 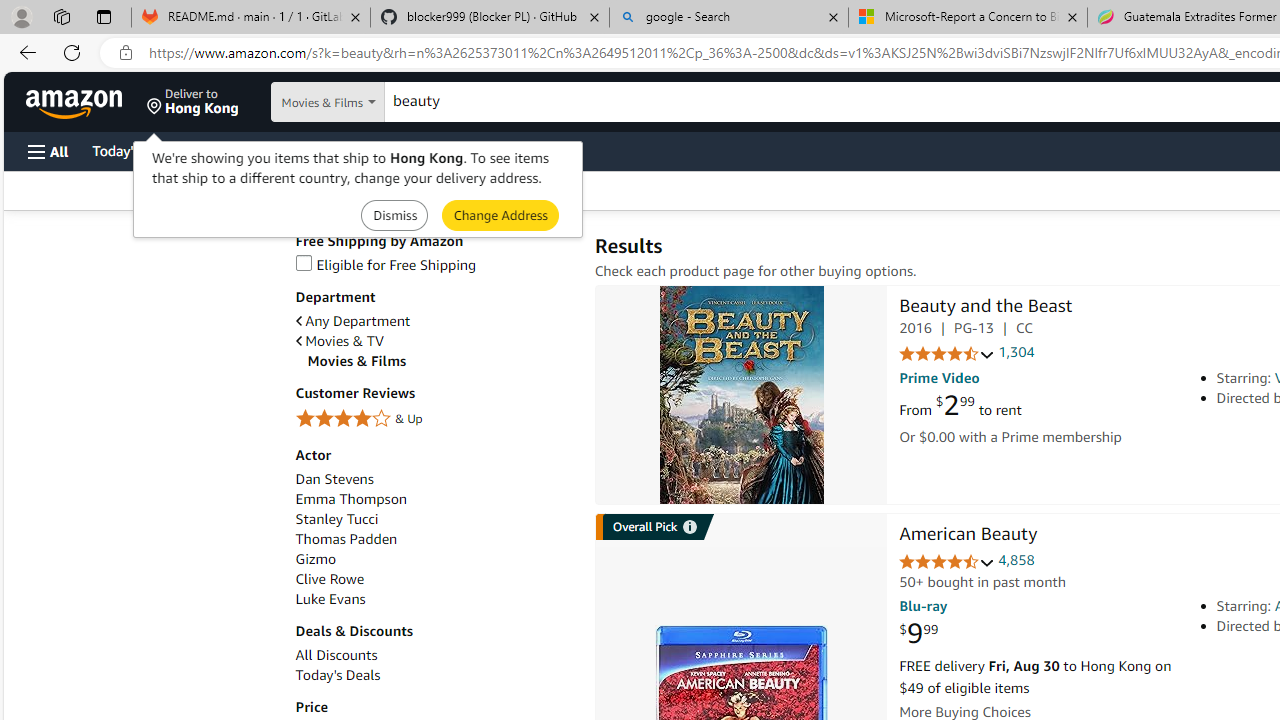 I want to click on '$9.99', so click(x=918, y=634).